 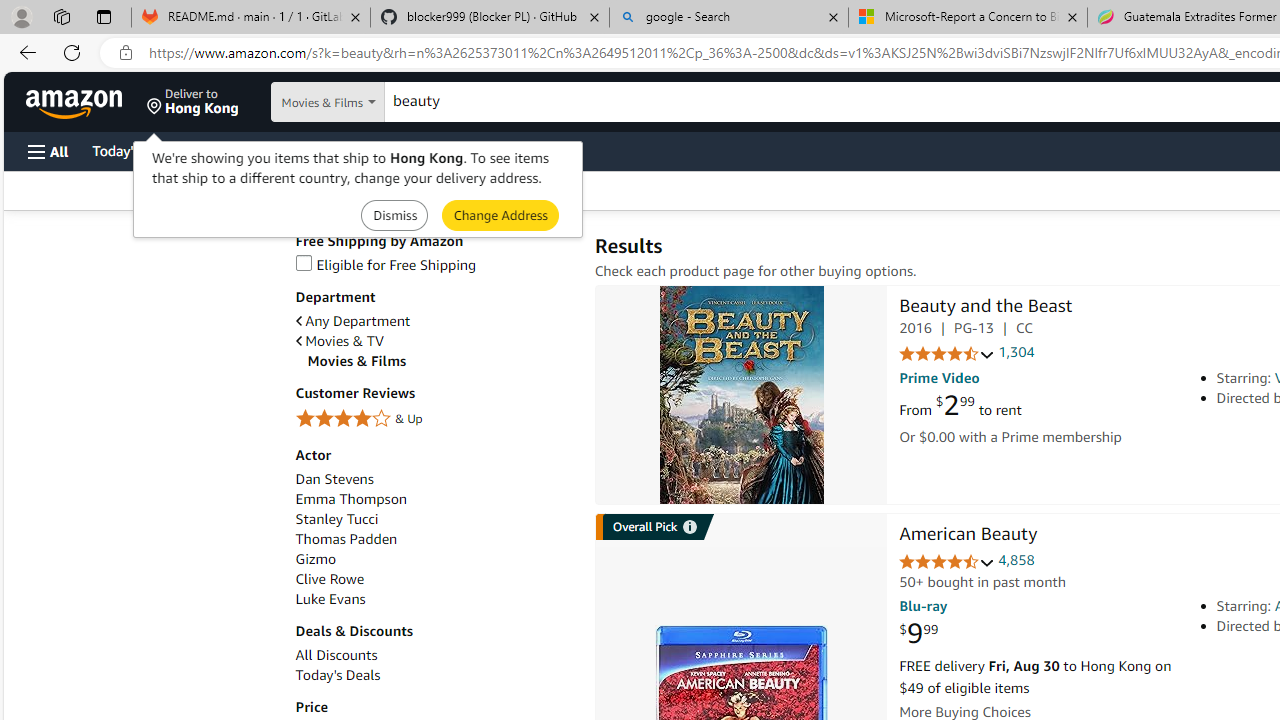 I want to click on '$9.99', so click(x=918, y=634).